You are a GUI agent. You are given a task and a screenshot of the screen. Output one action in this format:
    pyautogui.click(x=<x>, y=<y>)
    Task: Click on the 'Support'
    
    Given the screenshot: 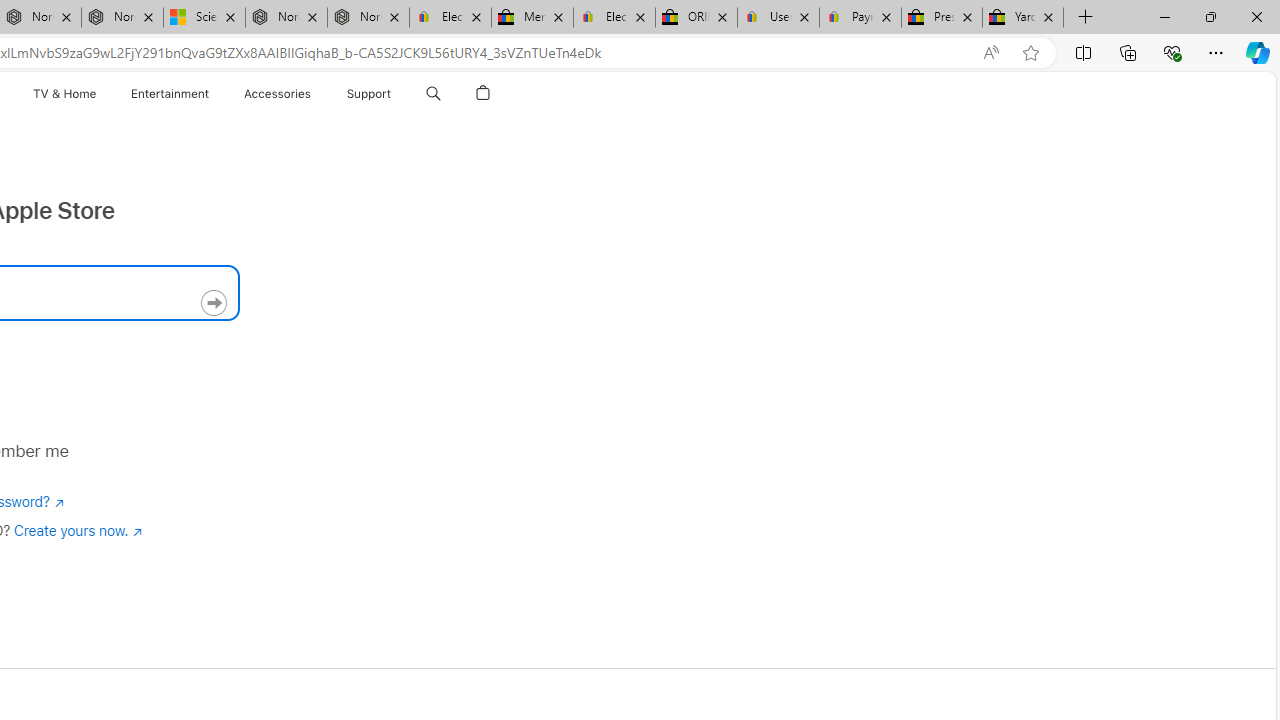 What is the action you would take?
    pyautogui.click(x=368, y=93)
    